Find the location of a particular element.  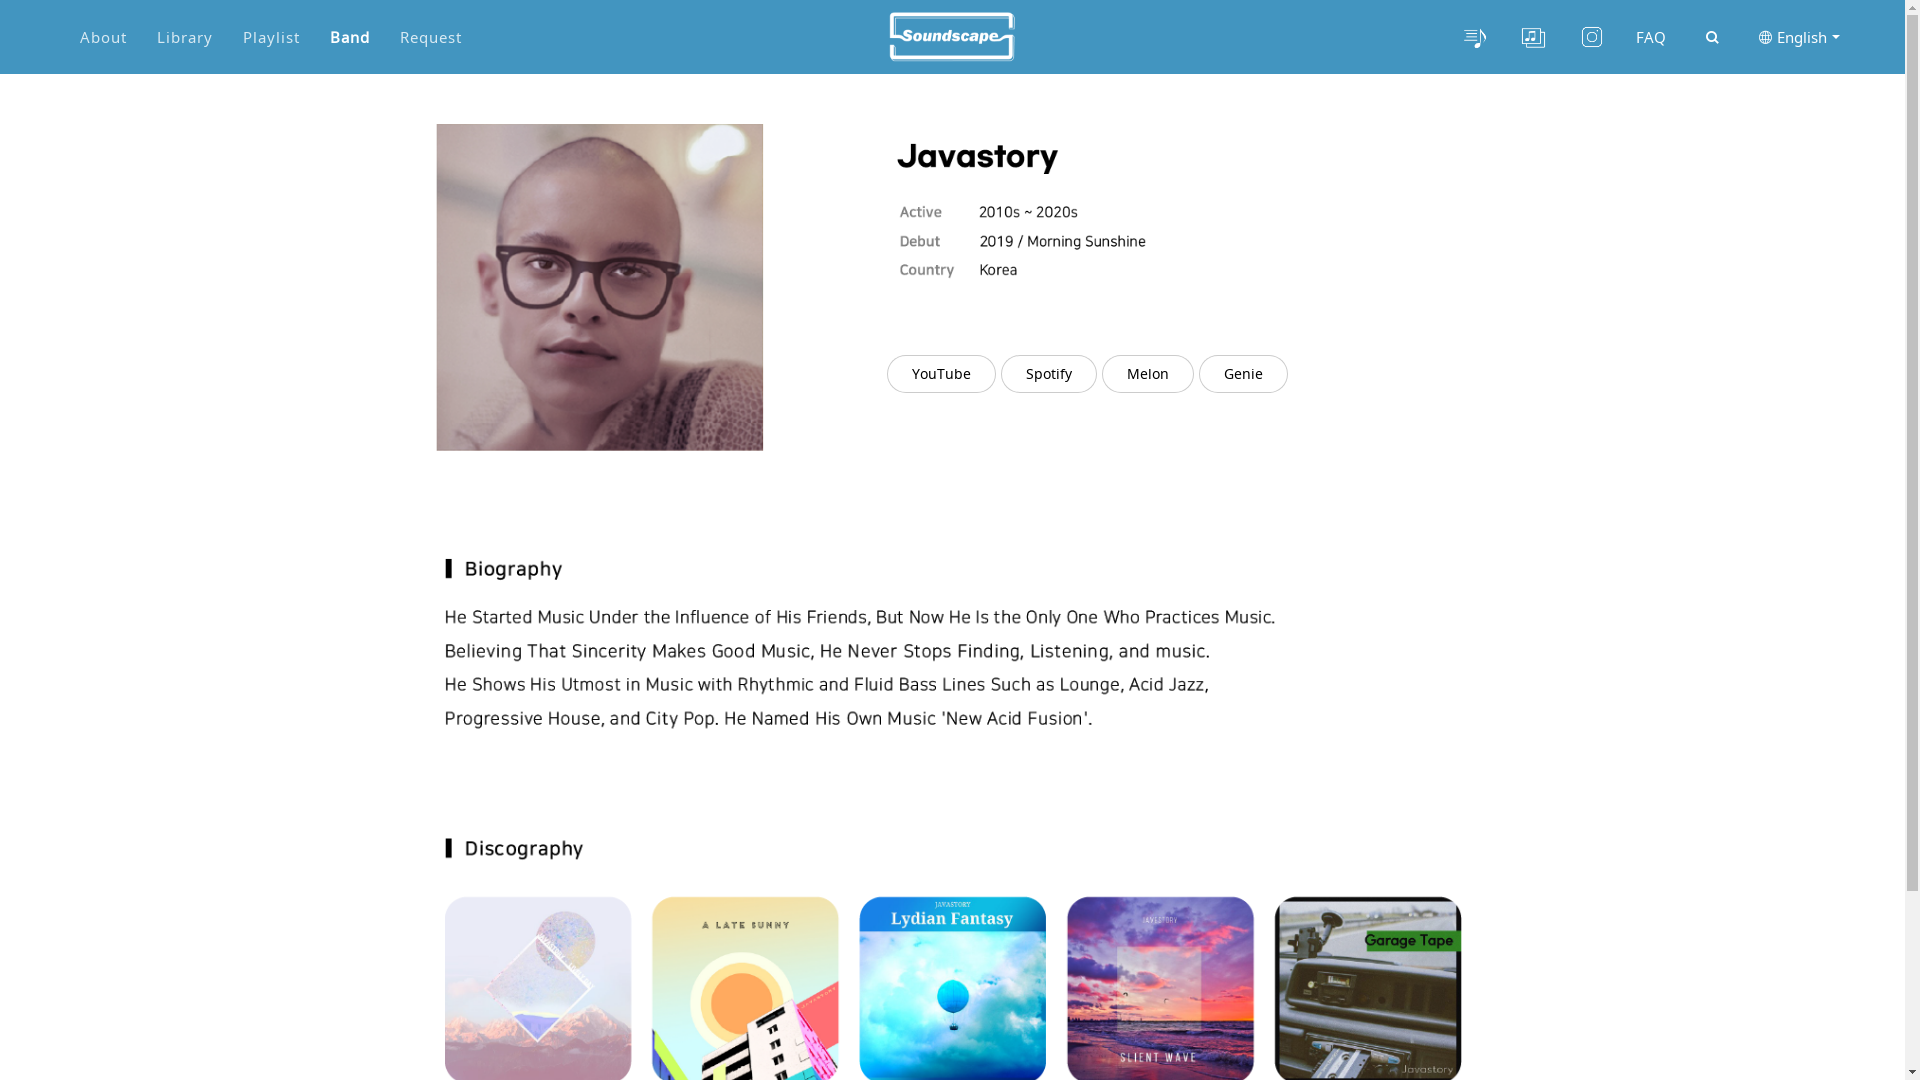

'About' is located at coordinates (102, 37).